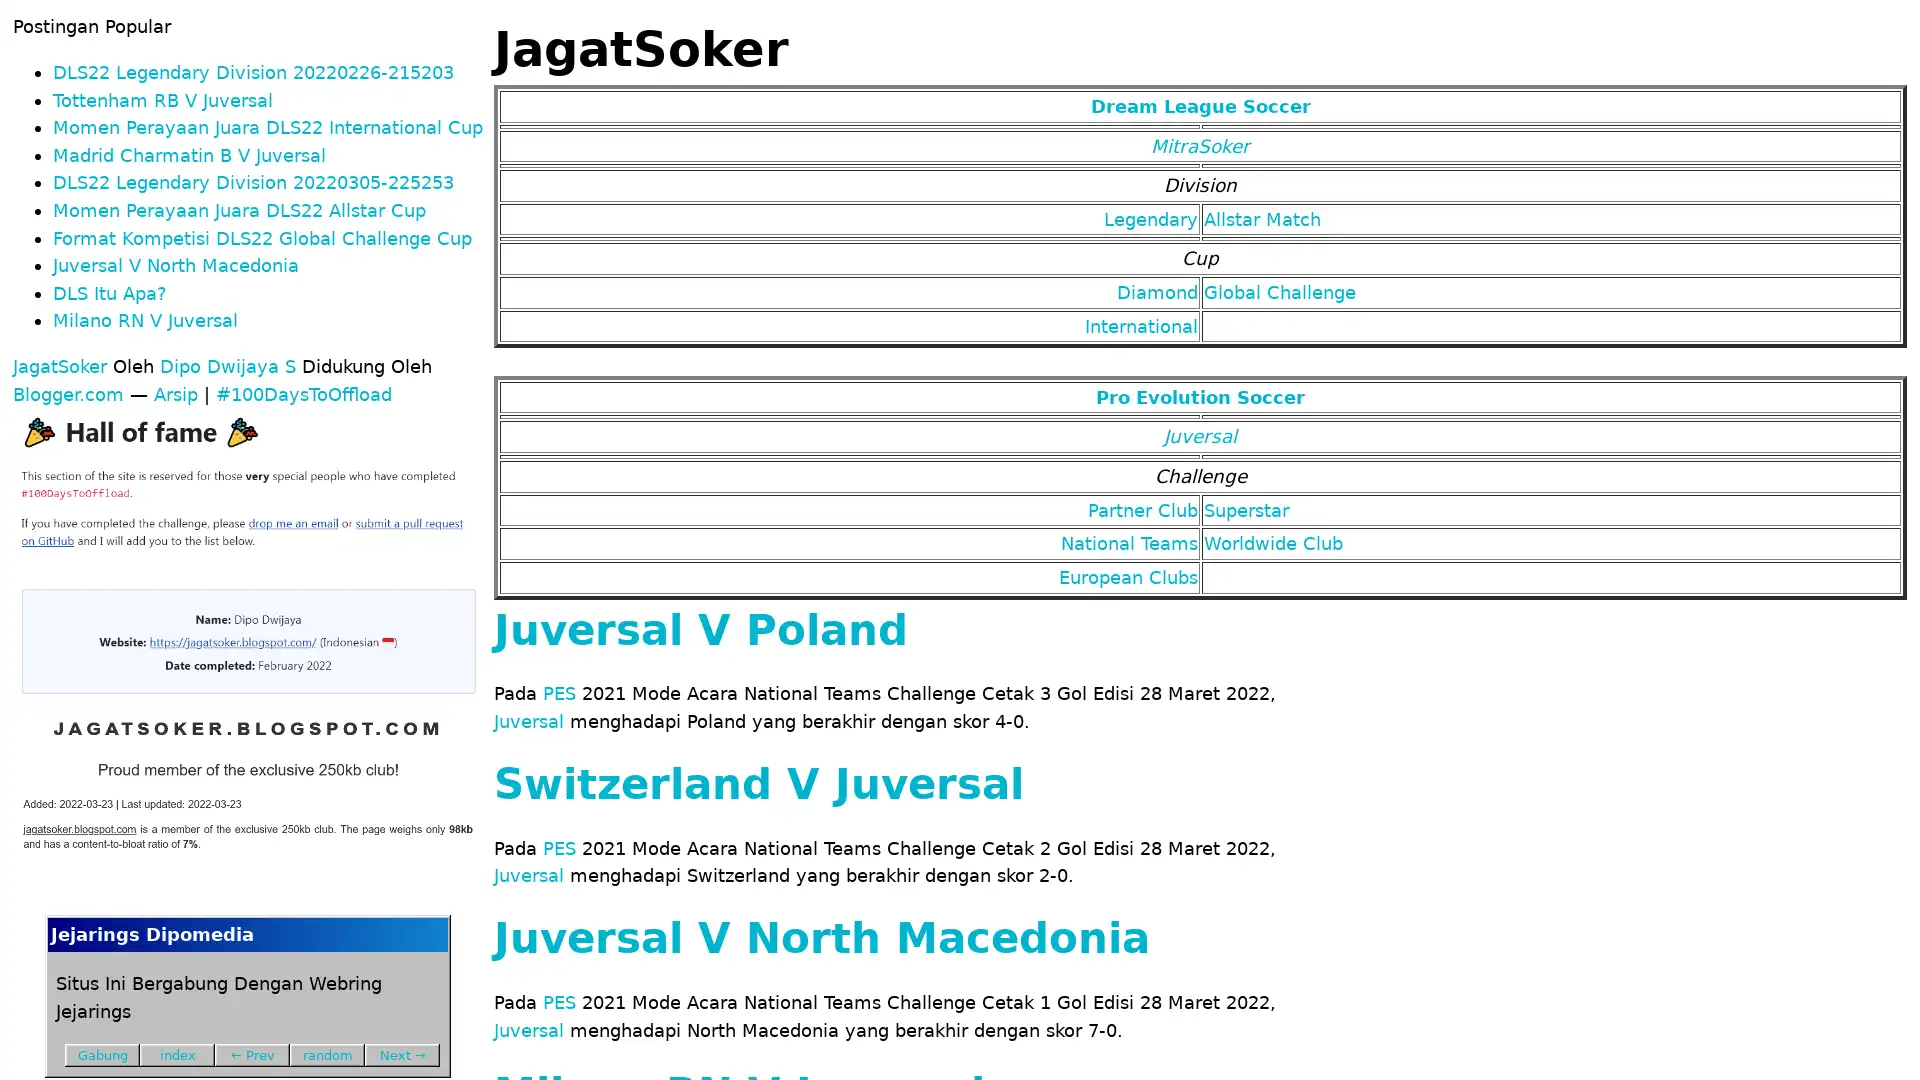 The height and width of the screenshot is (1080, 1920). What do you see at coordinates (177, 1053) in the screenshot?
I see `index` at bounding box center [177, 1053].